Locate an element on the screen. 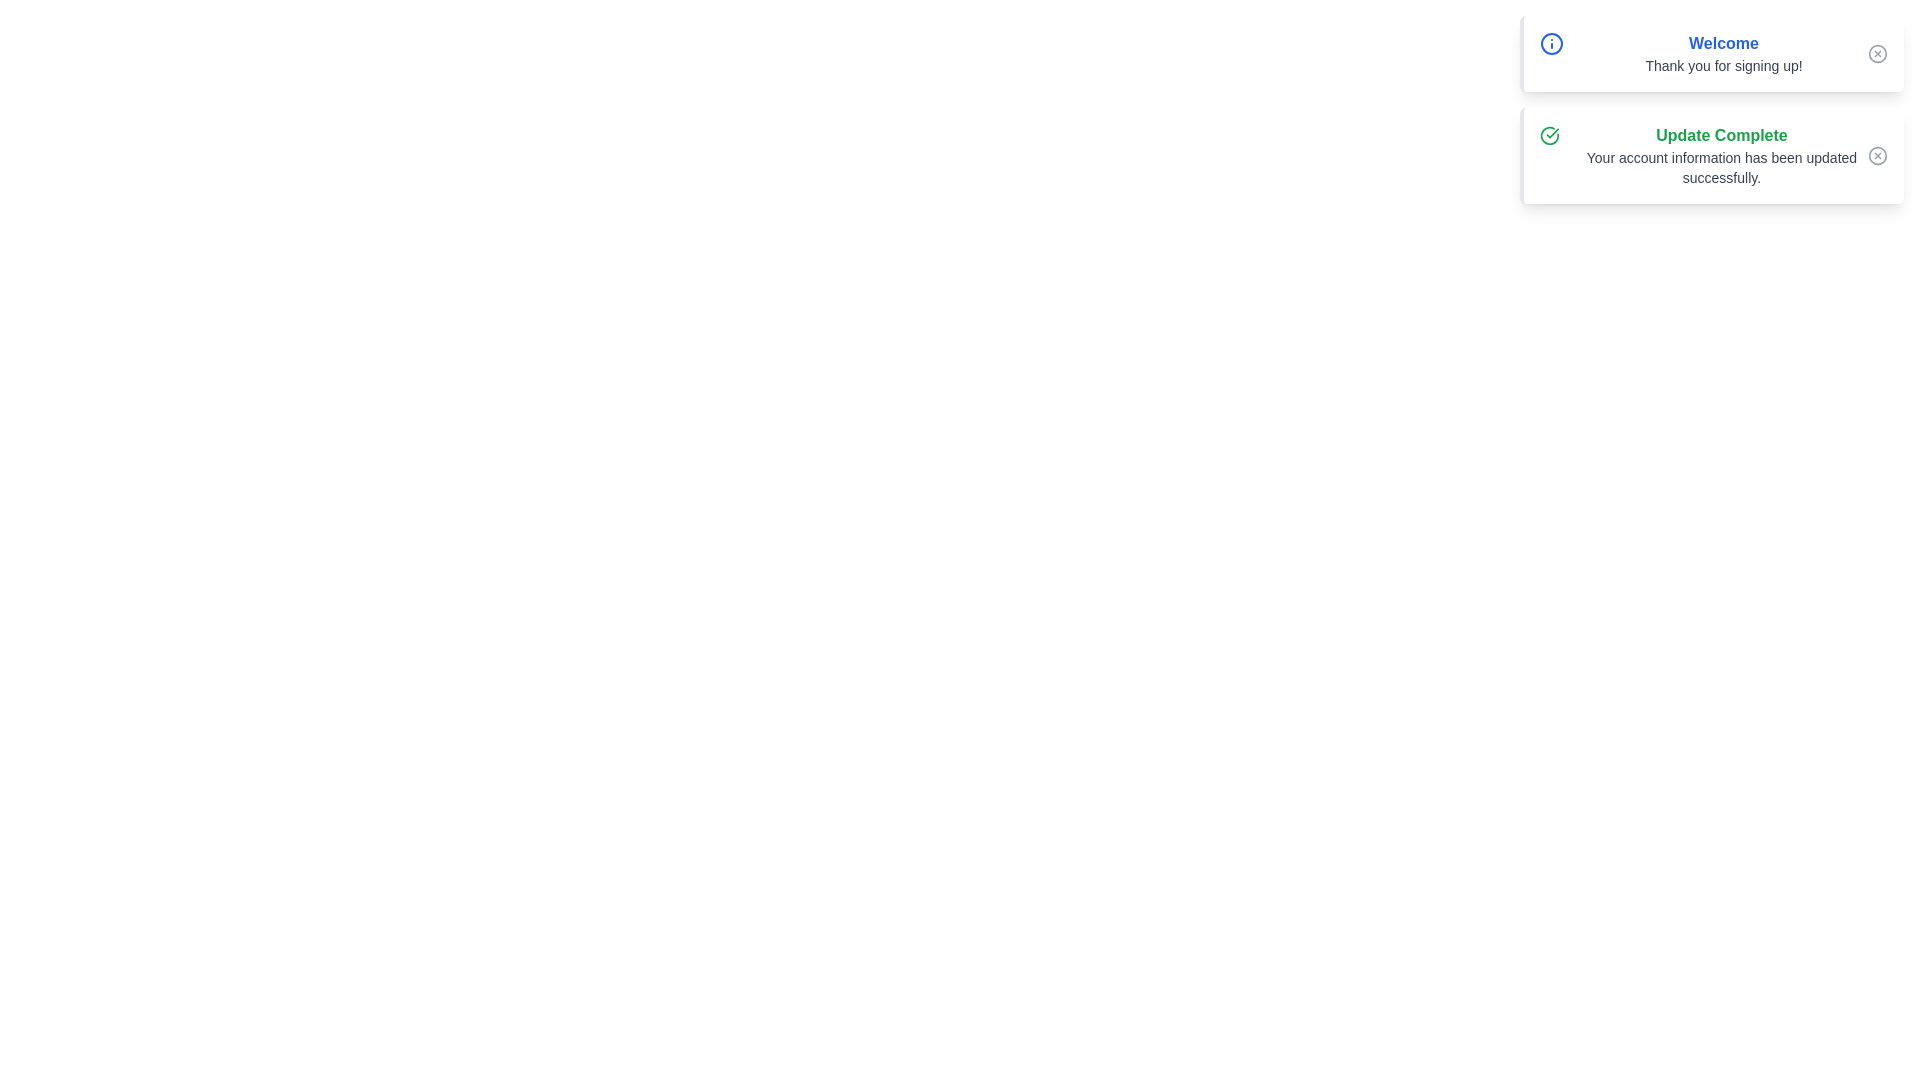  displayed confirmation message in the Notification text located beneath the 'Update Complete' heading in the notification box is located at coordinates (1720, 167).